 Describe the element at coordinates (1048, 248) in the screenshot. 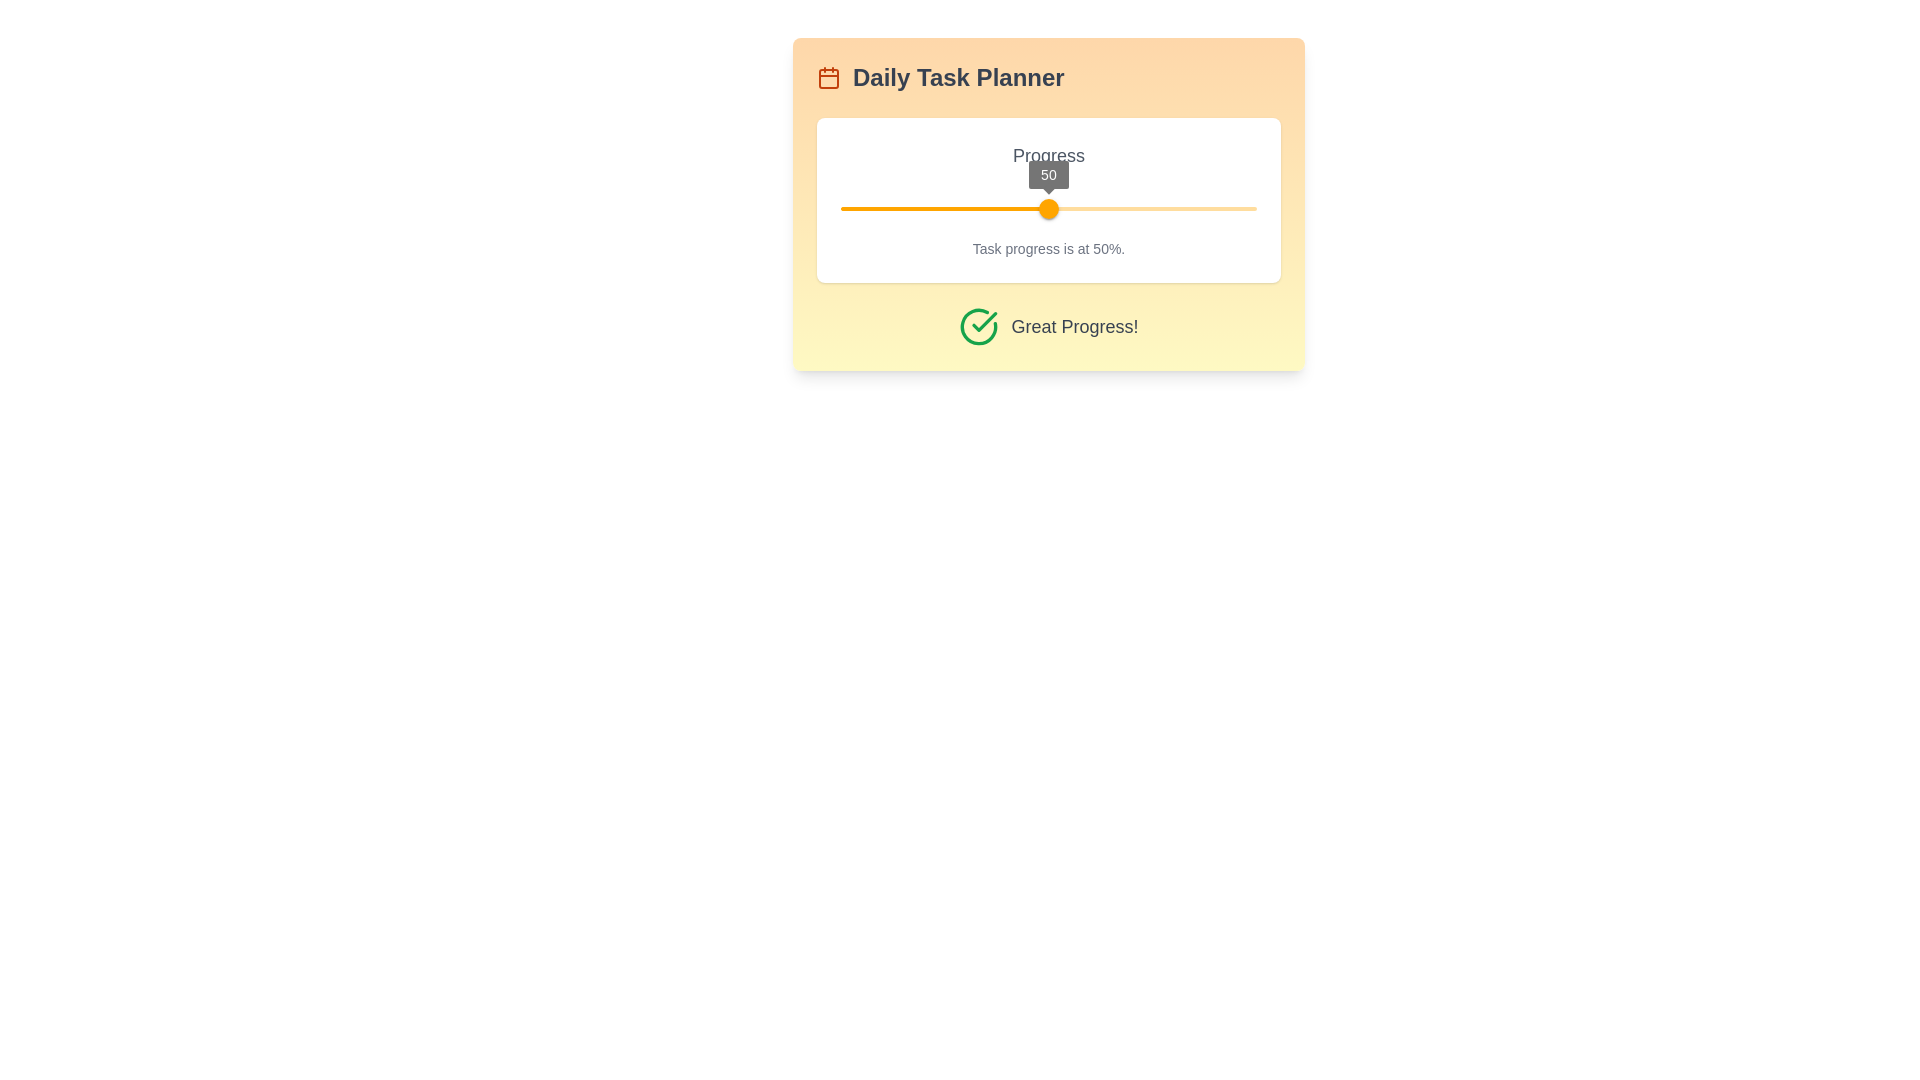

I see `the Informative Text element that provides a summary of the current task progress status, located directly below the slider labeled '50'` at that location.